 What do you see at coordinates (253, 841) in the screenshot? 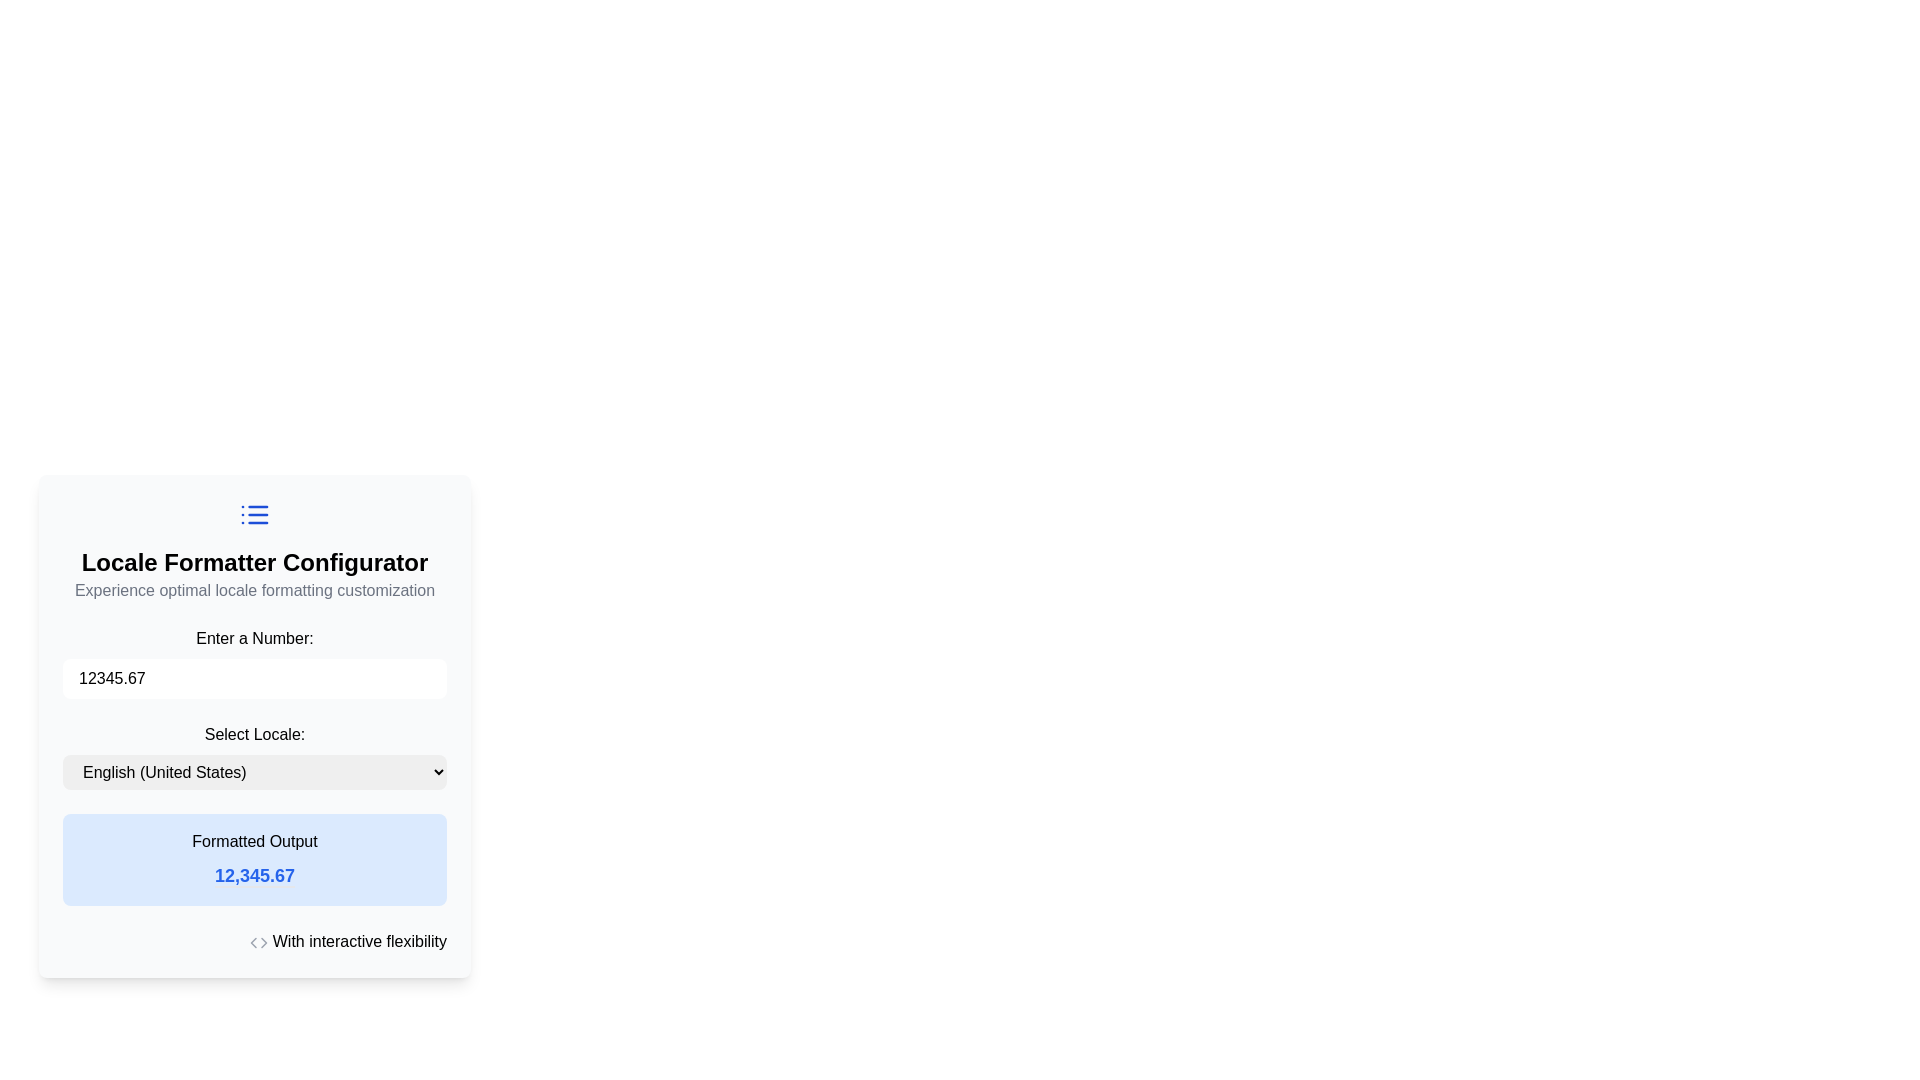
I see `the text label that displays 'Formatted Output', which is styled with medium-weight font and is positioned above the numerical value '12,345.67'` at bounding box center [253, 841].